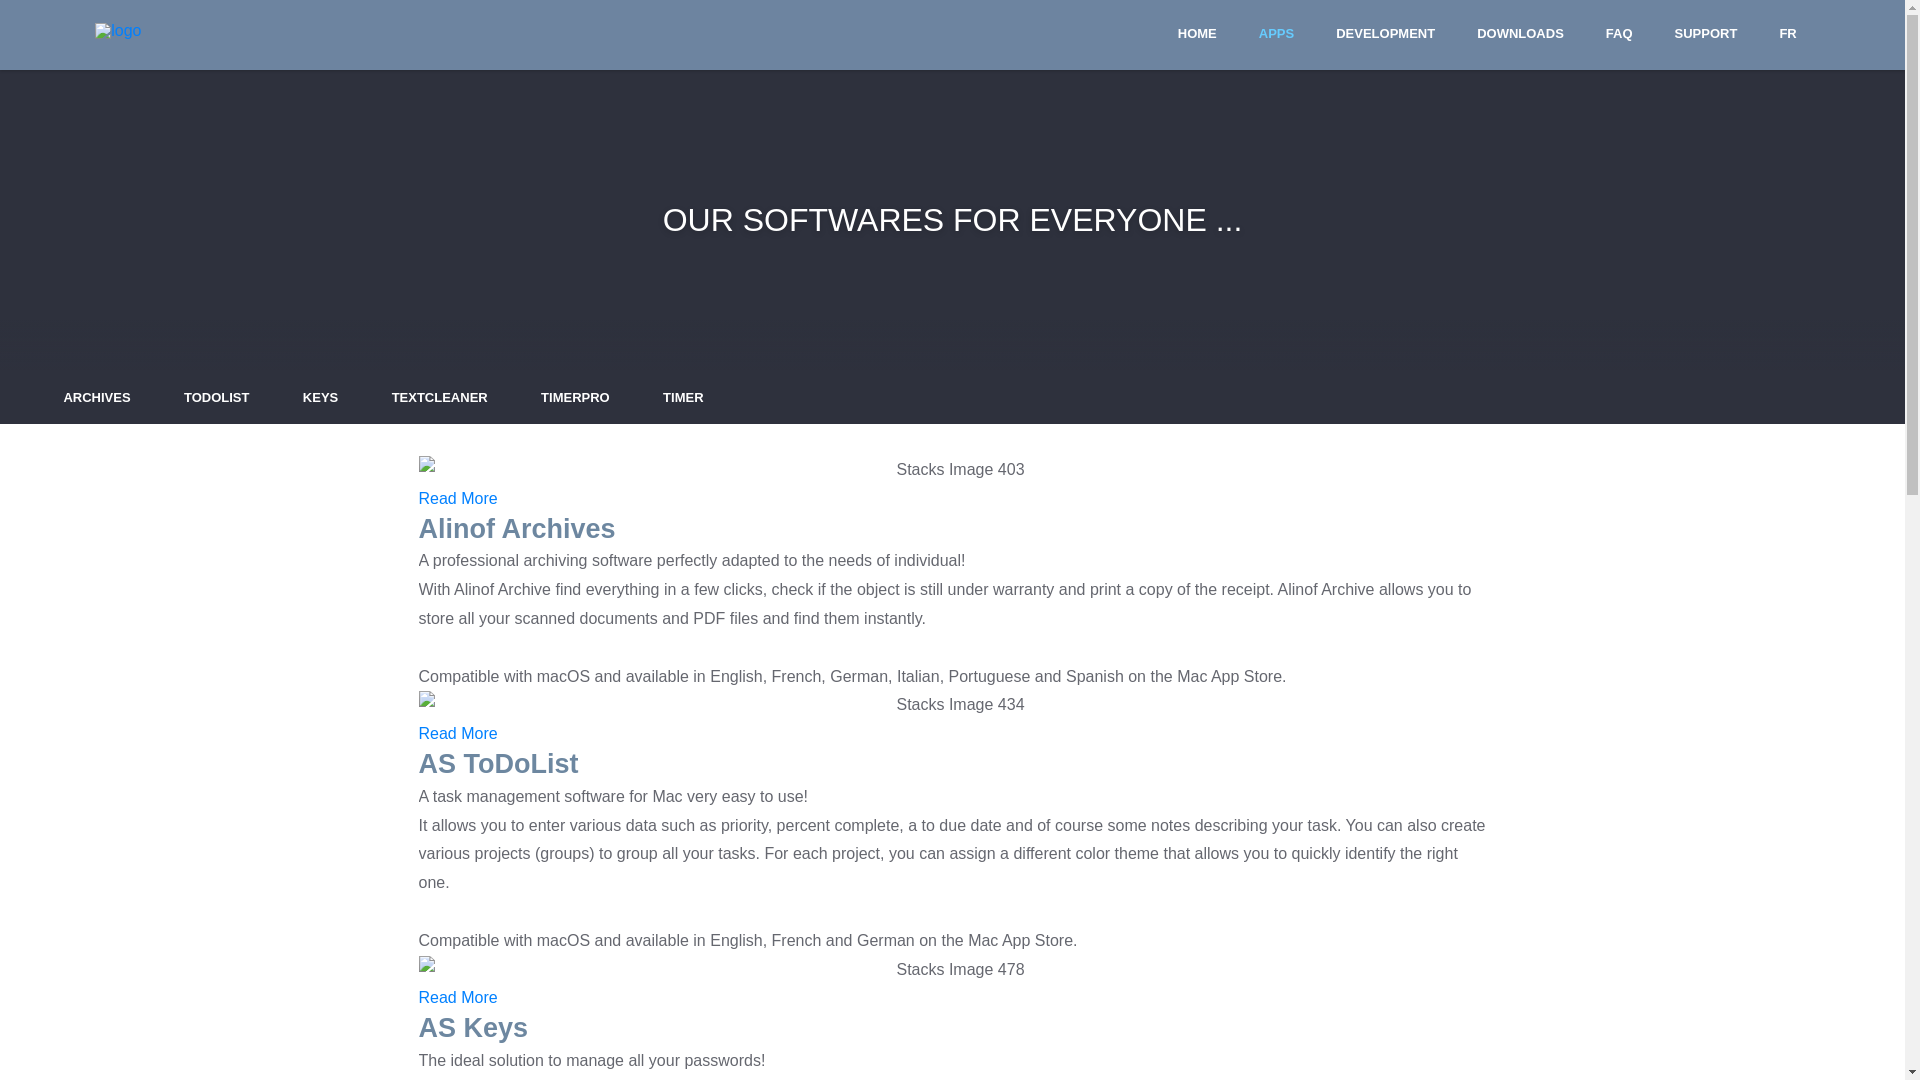 The height and width of the screenshot is (1080, 1920). Describe the element at coordinates (528, 397) in the screenshot. I see `'TIMERPRO'` at that location.